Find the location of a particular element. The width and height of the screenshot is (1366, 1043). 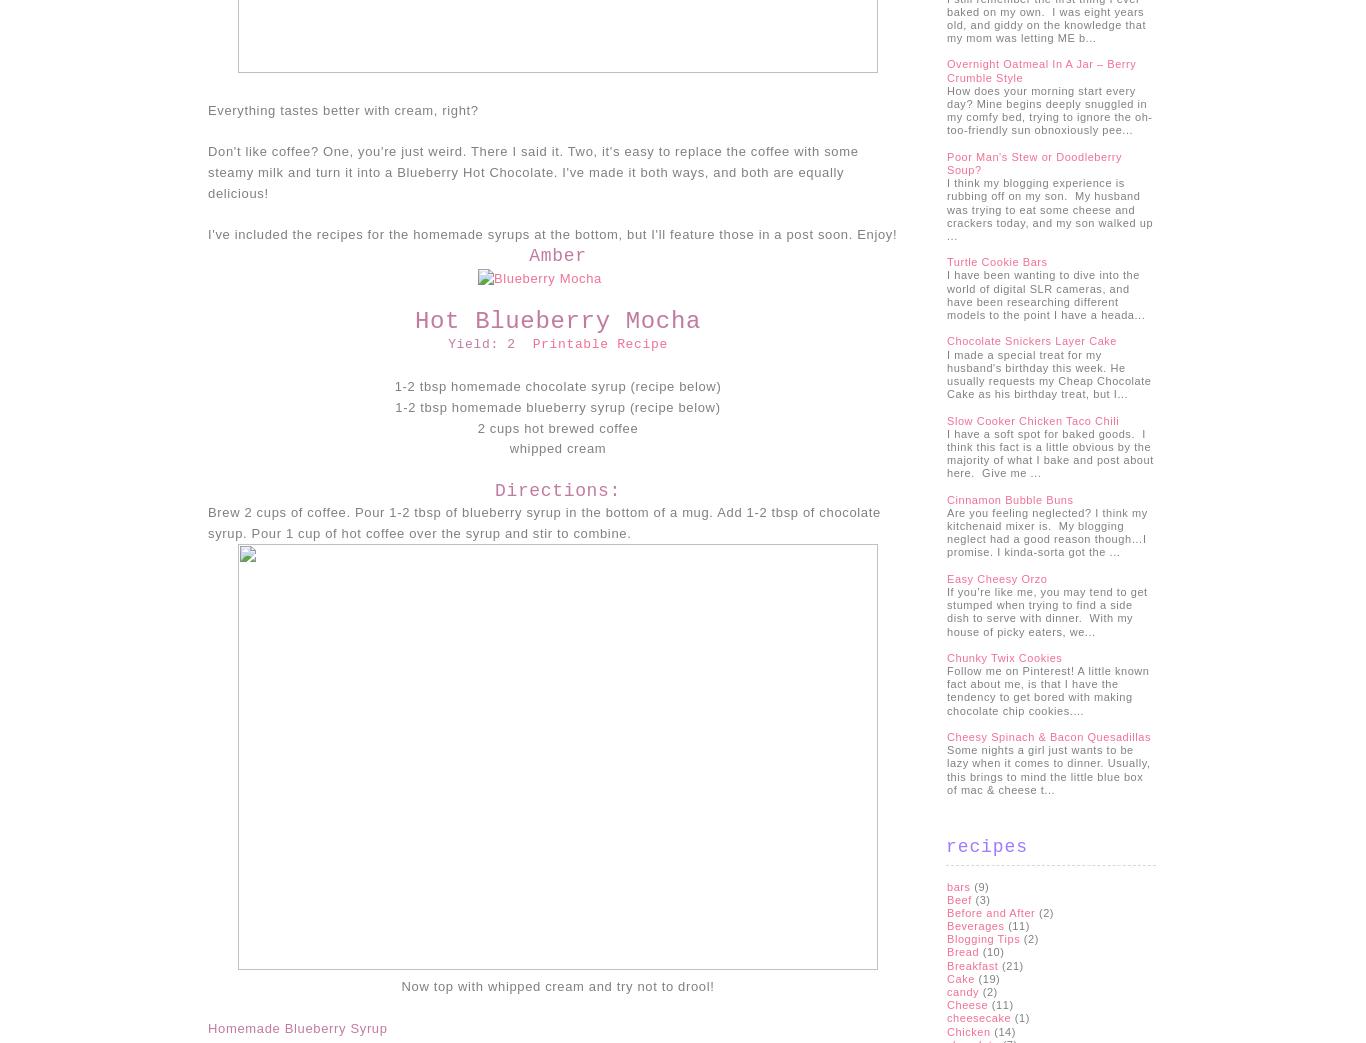

'Cheese' is located at coordinates (967, 1005).